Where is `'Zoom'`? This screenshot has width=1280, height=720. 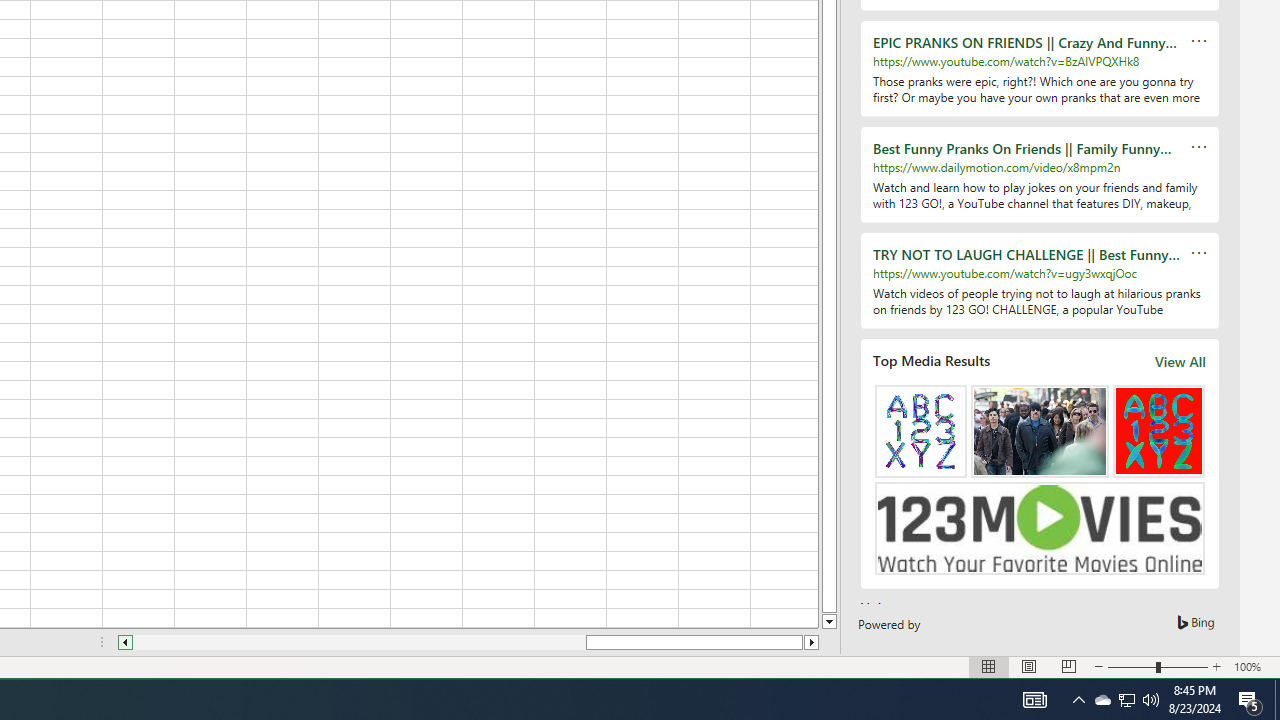
'Zoom' is located at coordinates (1158, 667).